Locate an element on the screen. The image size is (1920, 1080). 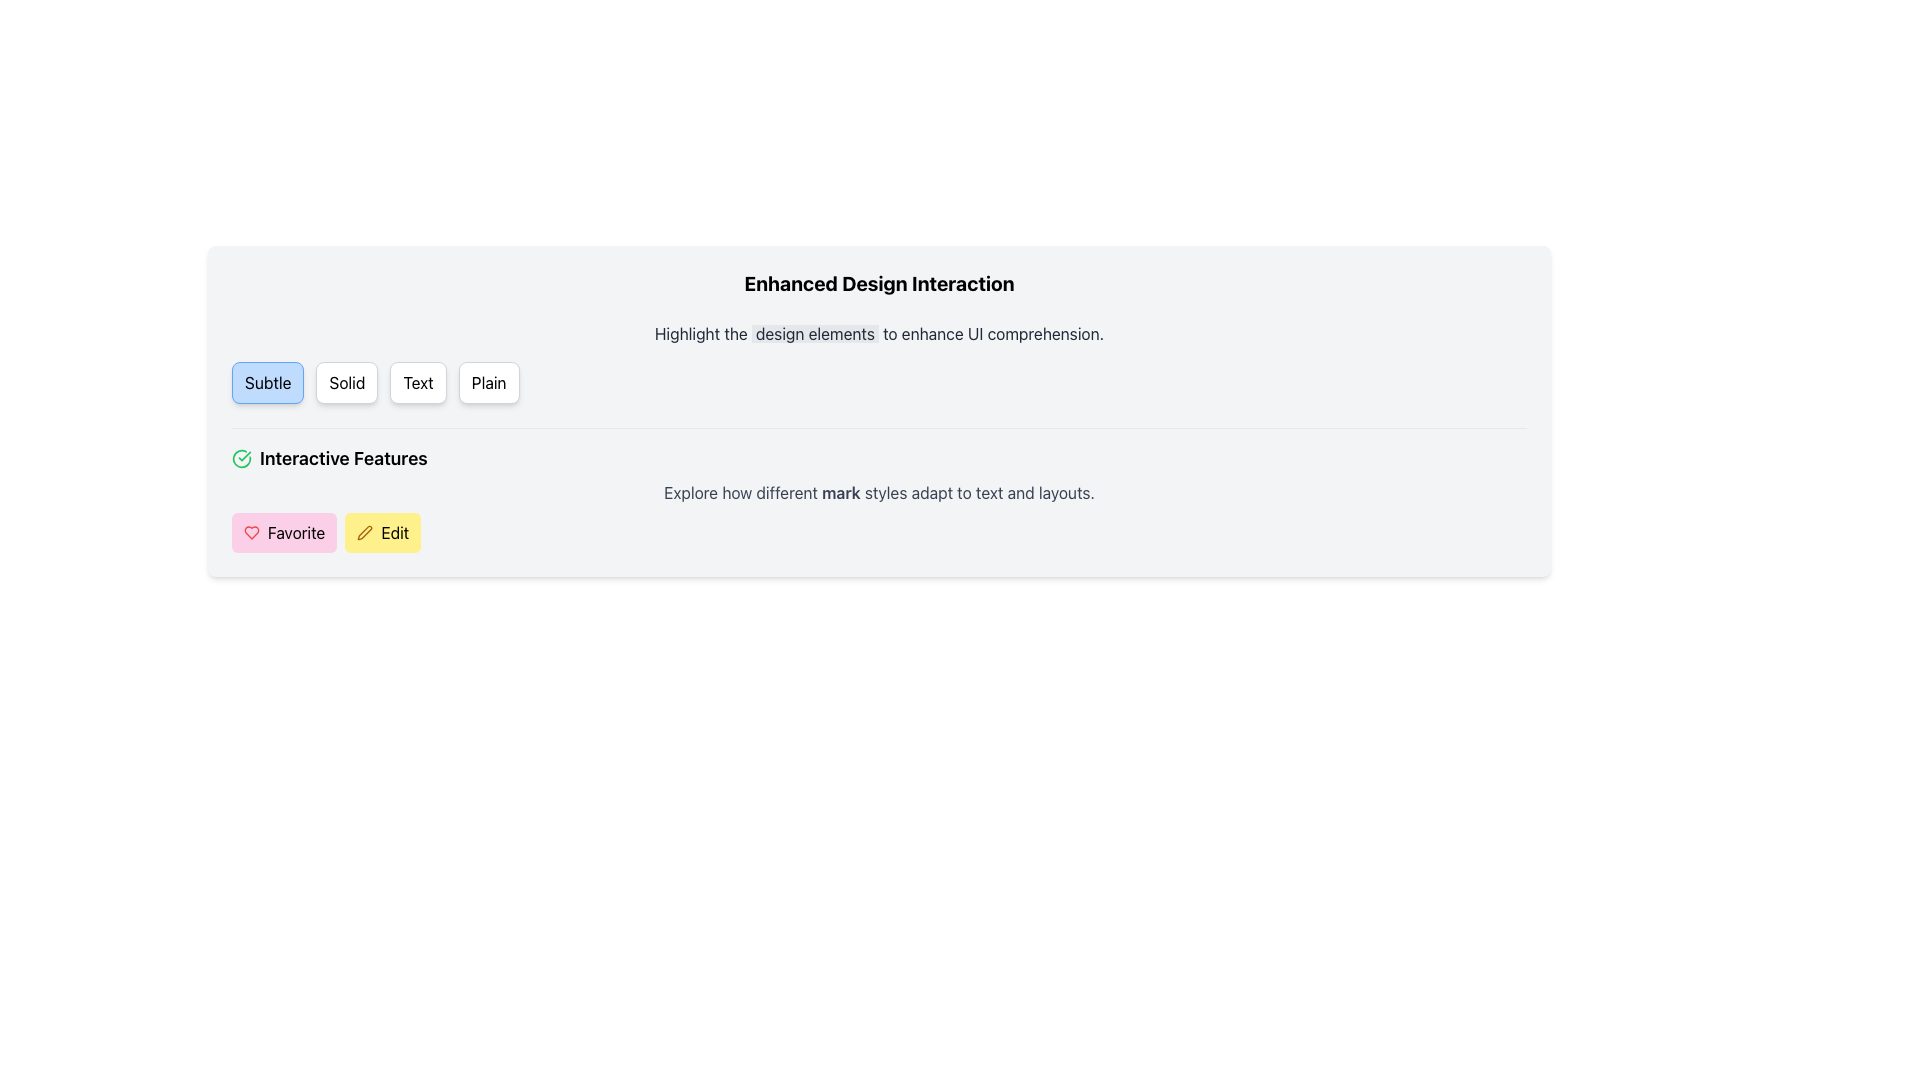
the editing button located in the 'Interactive Features' row is located at coordinates (383, 531).